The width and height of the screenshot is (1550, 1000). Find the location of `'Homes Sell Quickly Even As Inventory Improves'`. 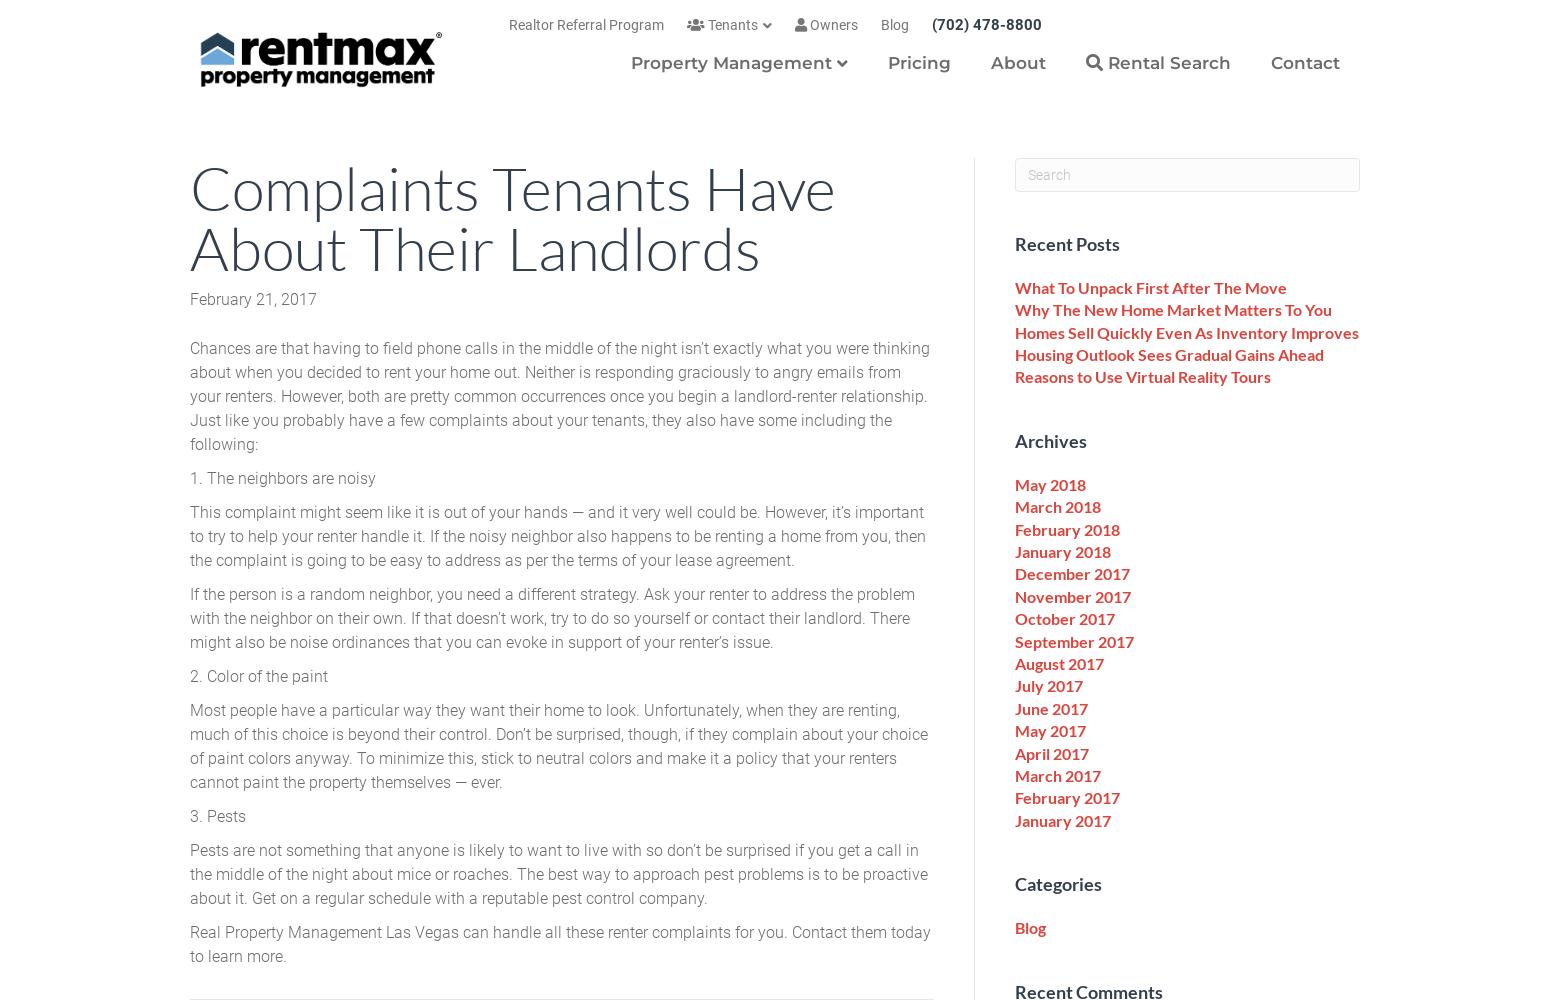

'Homes Sell Quickly Even As Inventory Improves' is located at coordinates (1186, 330).